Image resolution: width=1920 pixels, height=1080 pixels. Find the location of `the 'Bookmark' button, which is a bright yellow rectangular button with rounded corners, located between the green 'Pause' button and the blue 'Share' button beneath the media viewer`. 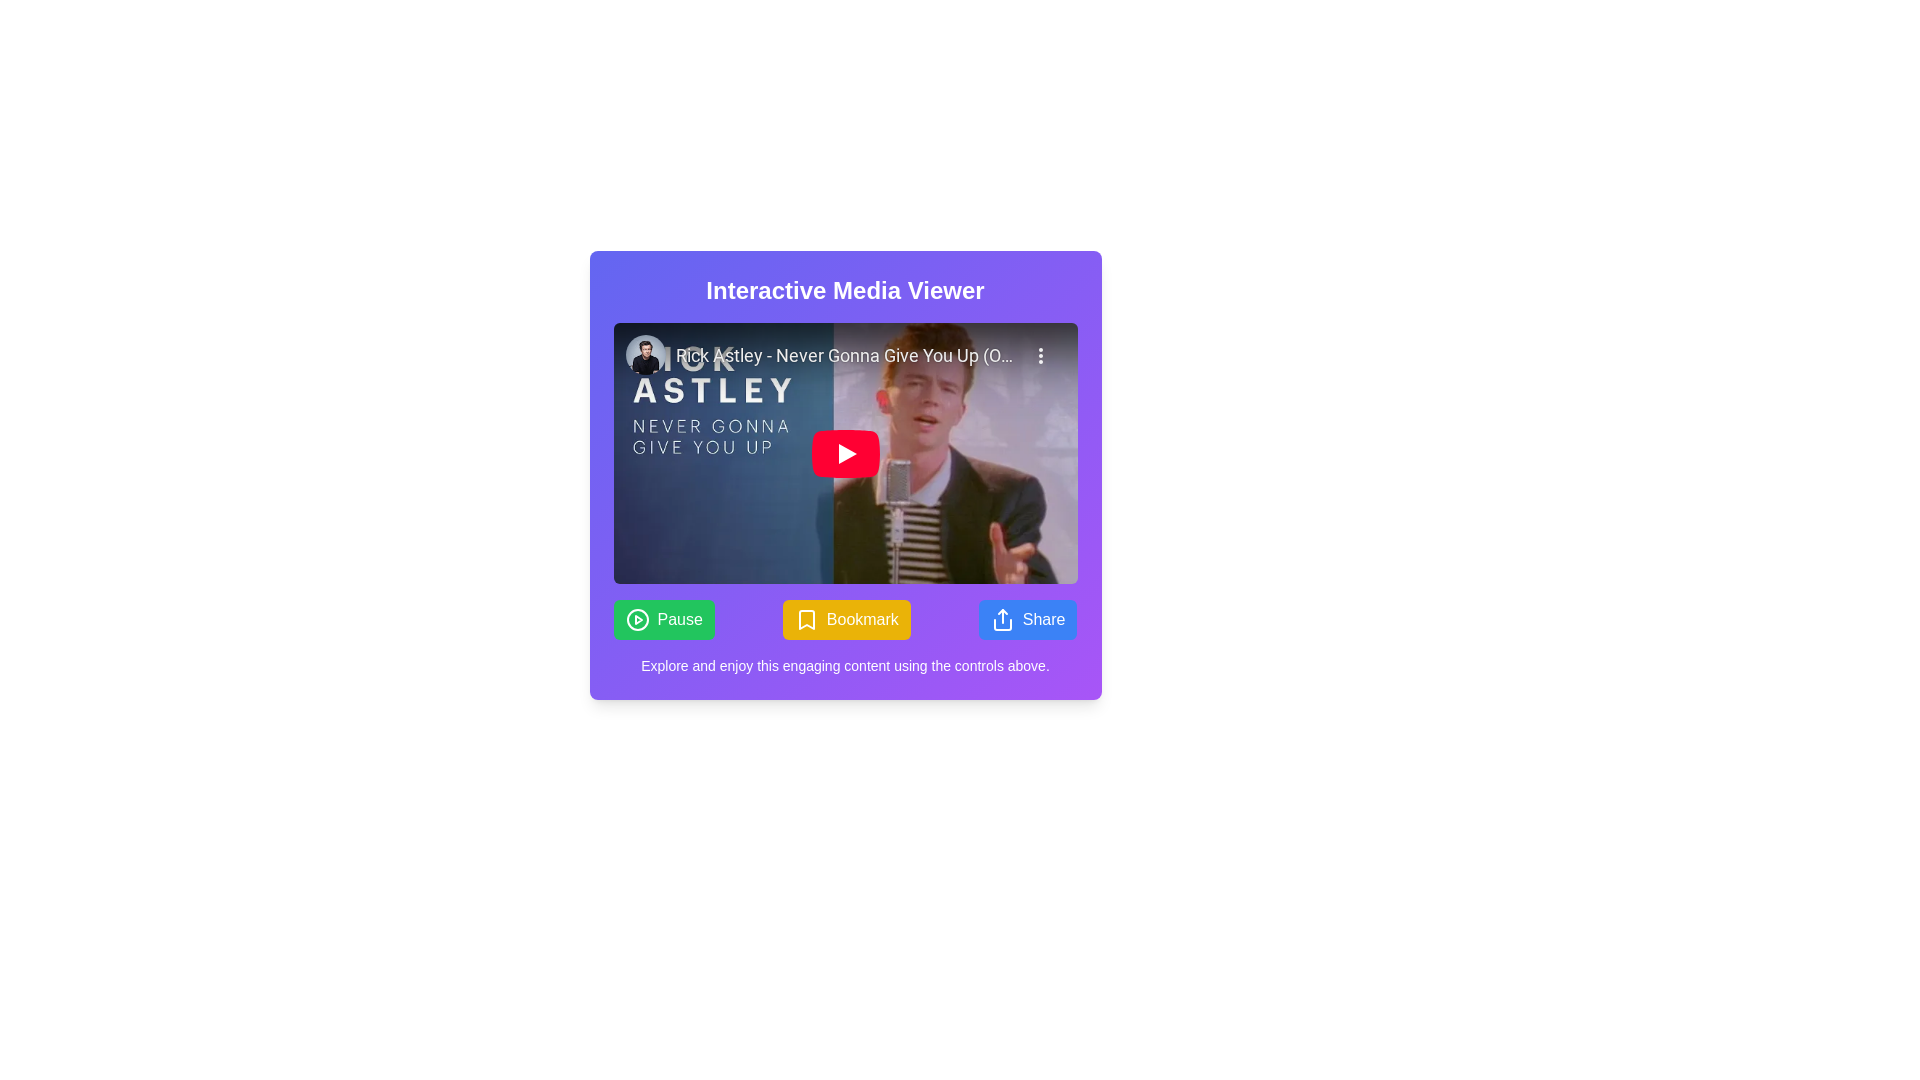

the 'Bookmark' button, which is a bright yellow rectangular button with rounded corners, located between the green 'Pause' button and the blue 'Share' button beneath the media viewer is located at coordinates (846, 619).